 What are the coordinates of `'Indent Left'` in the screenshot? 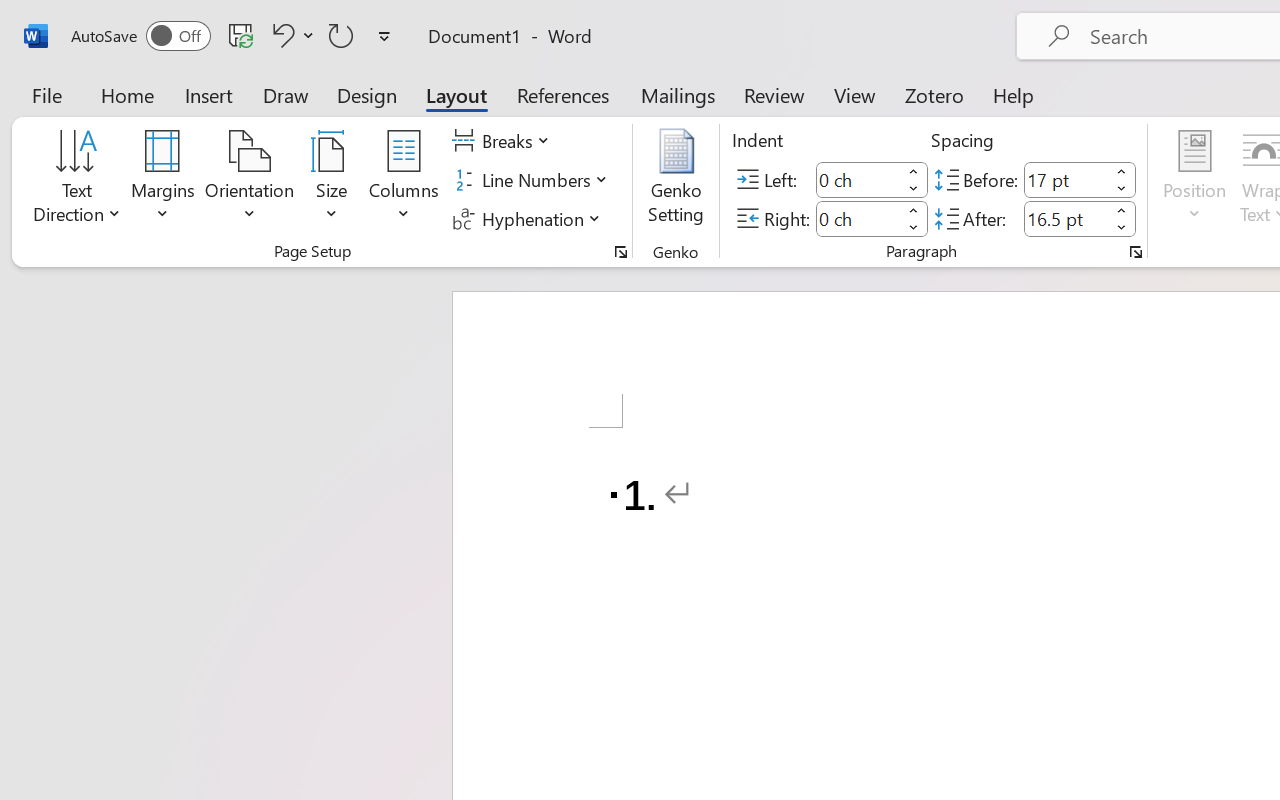 It's located at (858, 178).